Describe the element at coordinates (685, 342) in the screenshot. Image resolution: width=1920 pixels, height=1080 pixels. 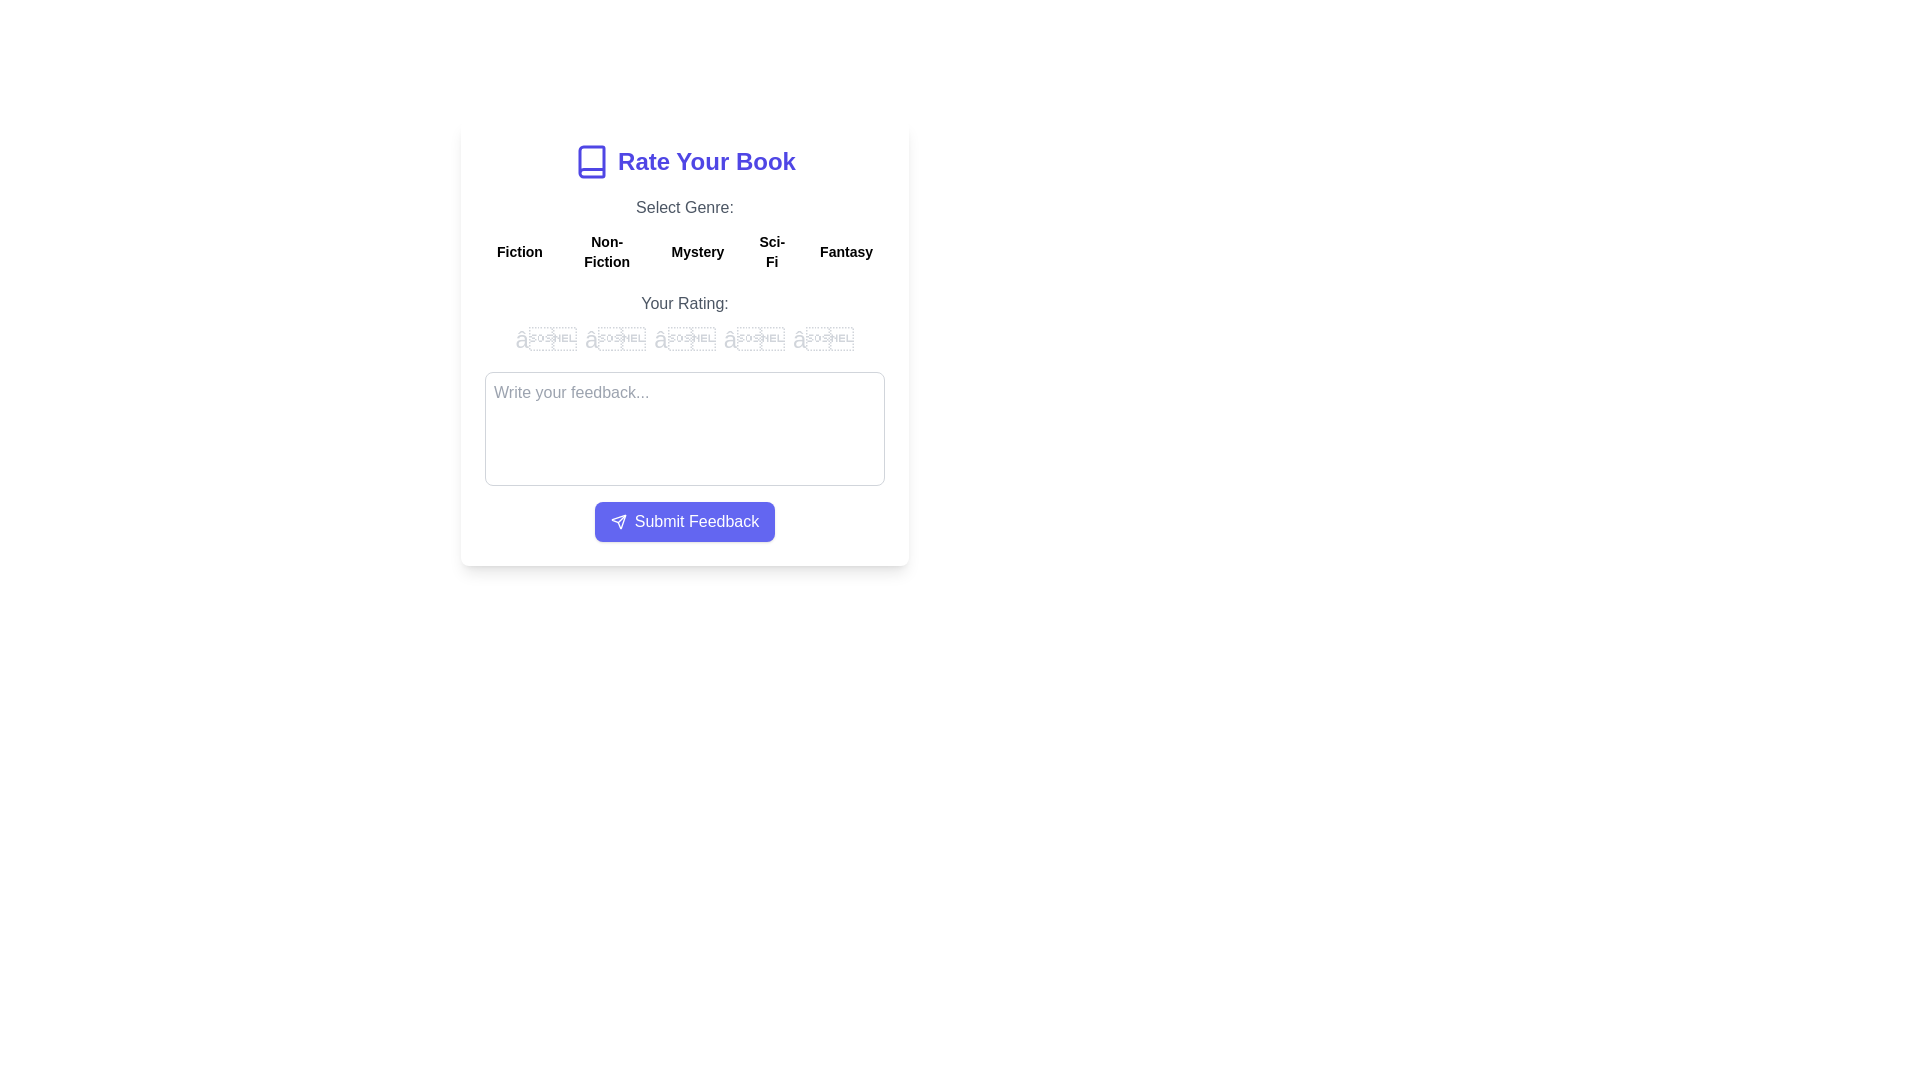
I see `the third interactive rating star in the 'Rate Your Book' interface` at that location.